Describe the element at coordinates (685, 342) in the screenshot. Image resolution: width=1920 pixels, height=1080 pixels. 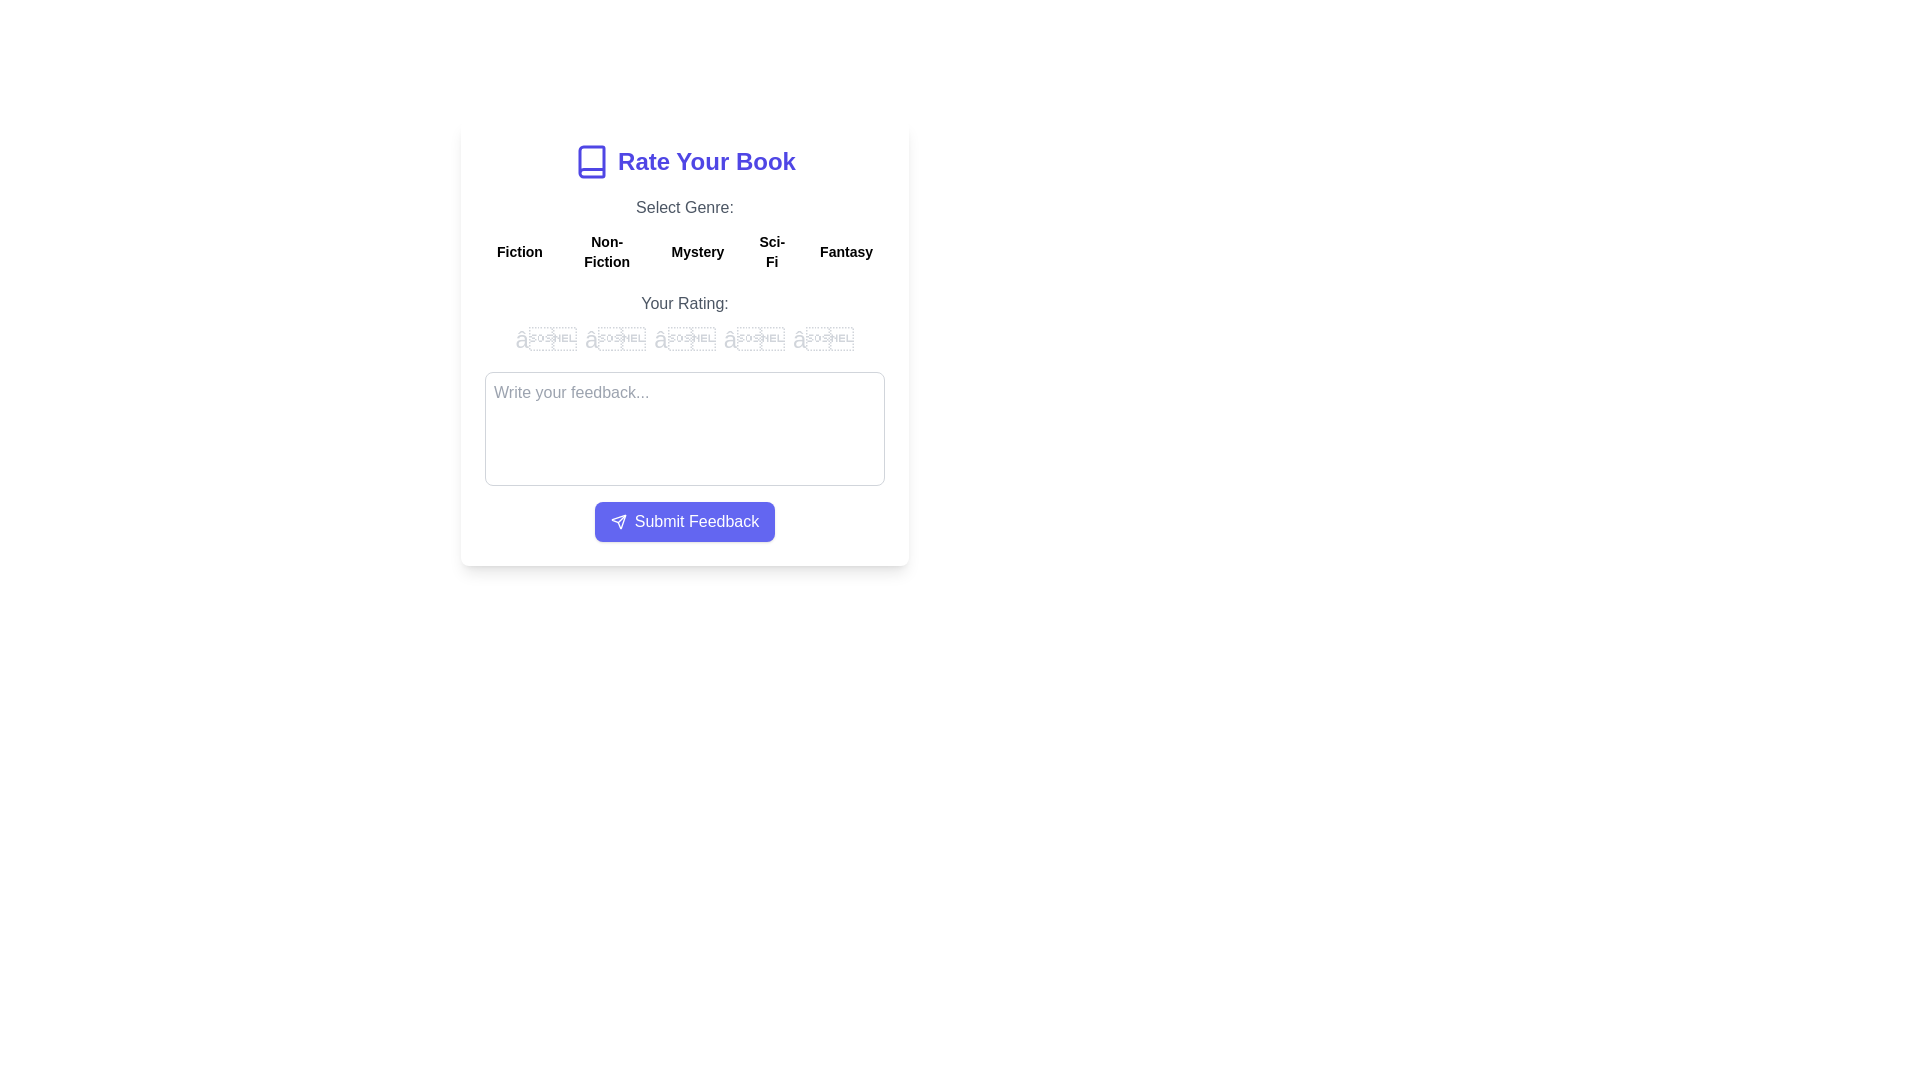
I see `the third interactive rating star in the 'Rate Your Book' interface` at that location.